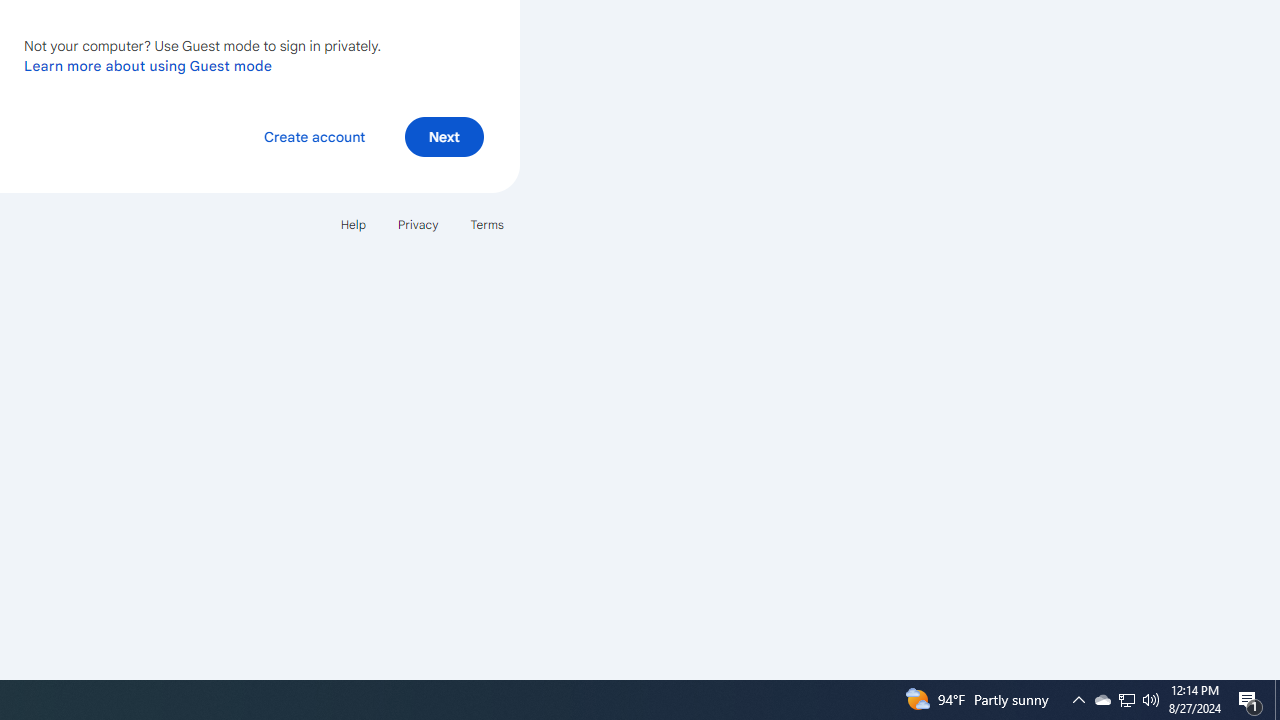  What do you see at coordinates (313, 135) in the screenshot?
I see `'Create account'` at bounding box center [313, 135].